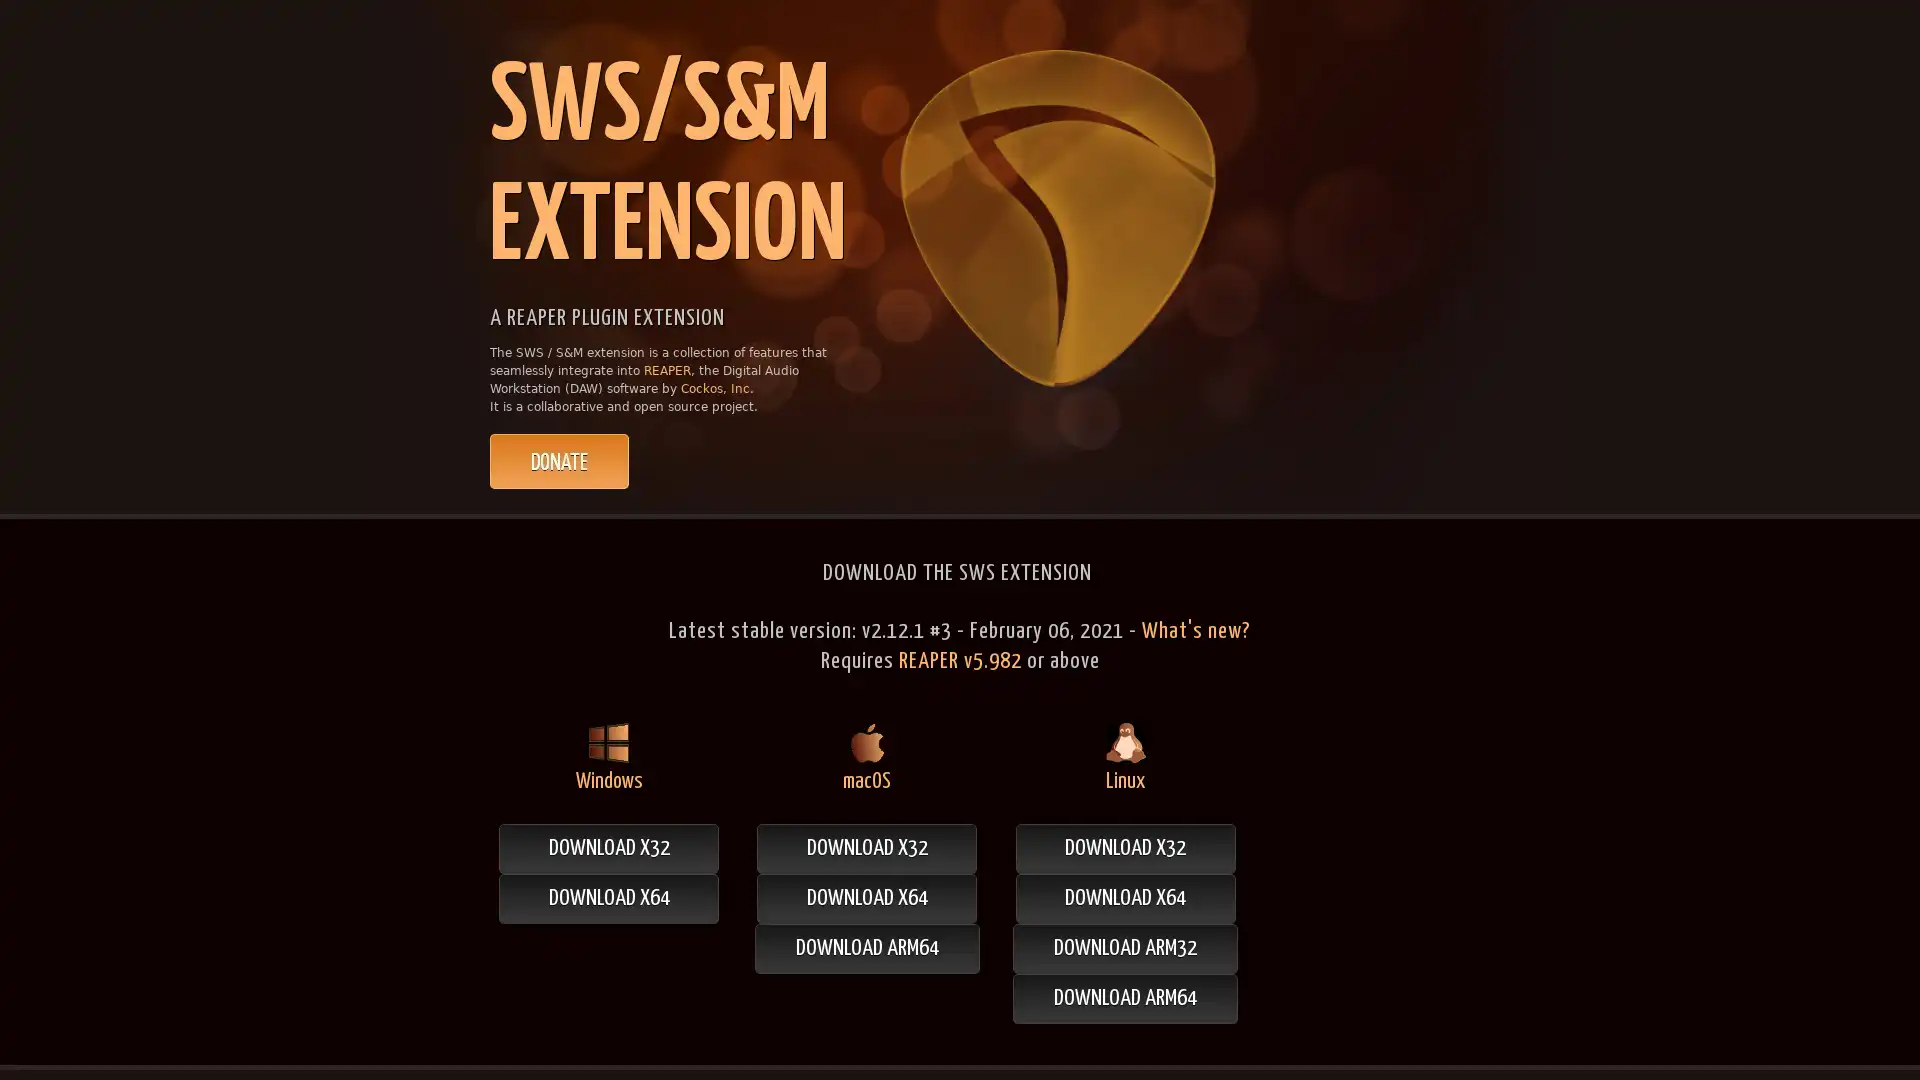 The width and height of the screenshot is (1920, 1080). I want to click on DOWNLOAD X32, so click(960, 848).